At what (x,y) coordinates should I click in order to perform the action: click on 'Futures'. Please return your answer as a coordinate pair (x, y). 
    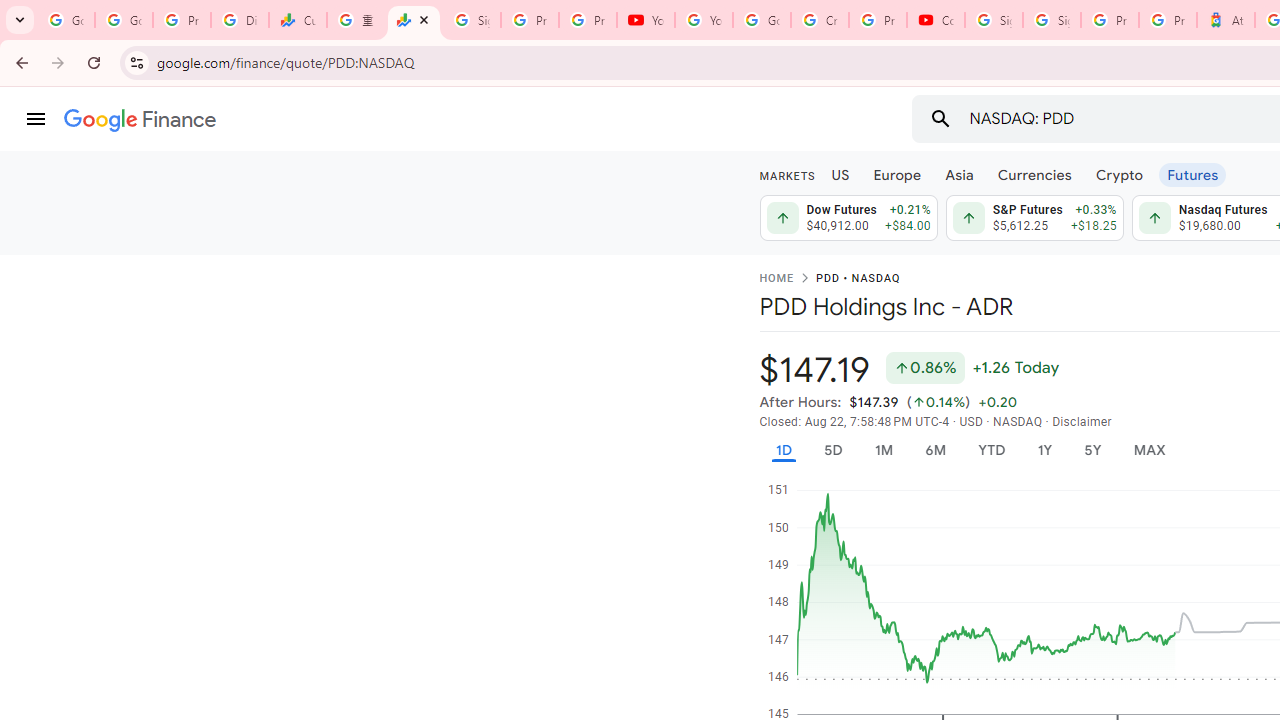
    Looking at the image, I should click on (1192, 173).